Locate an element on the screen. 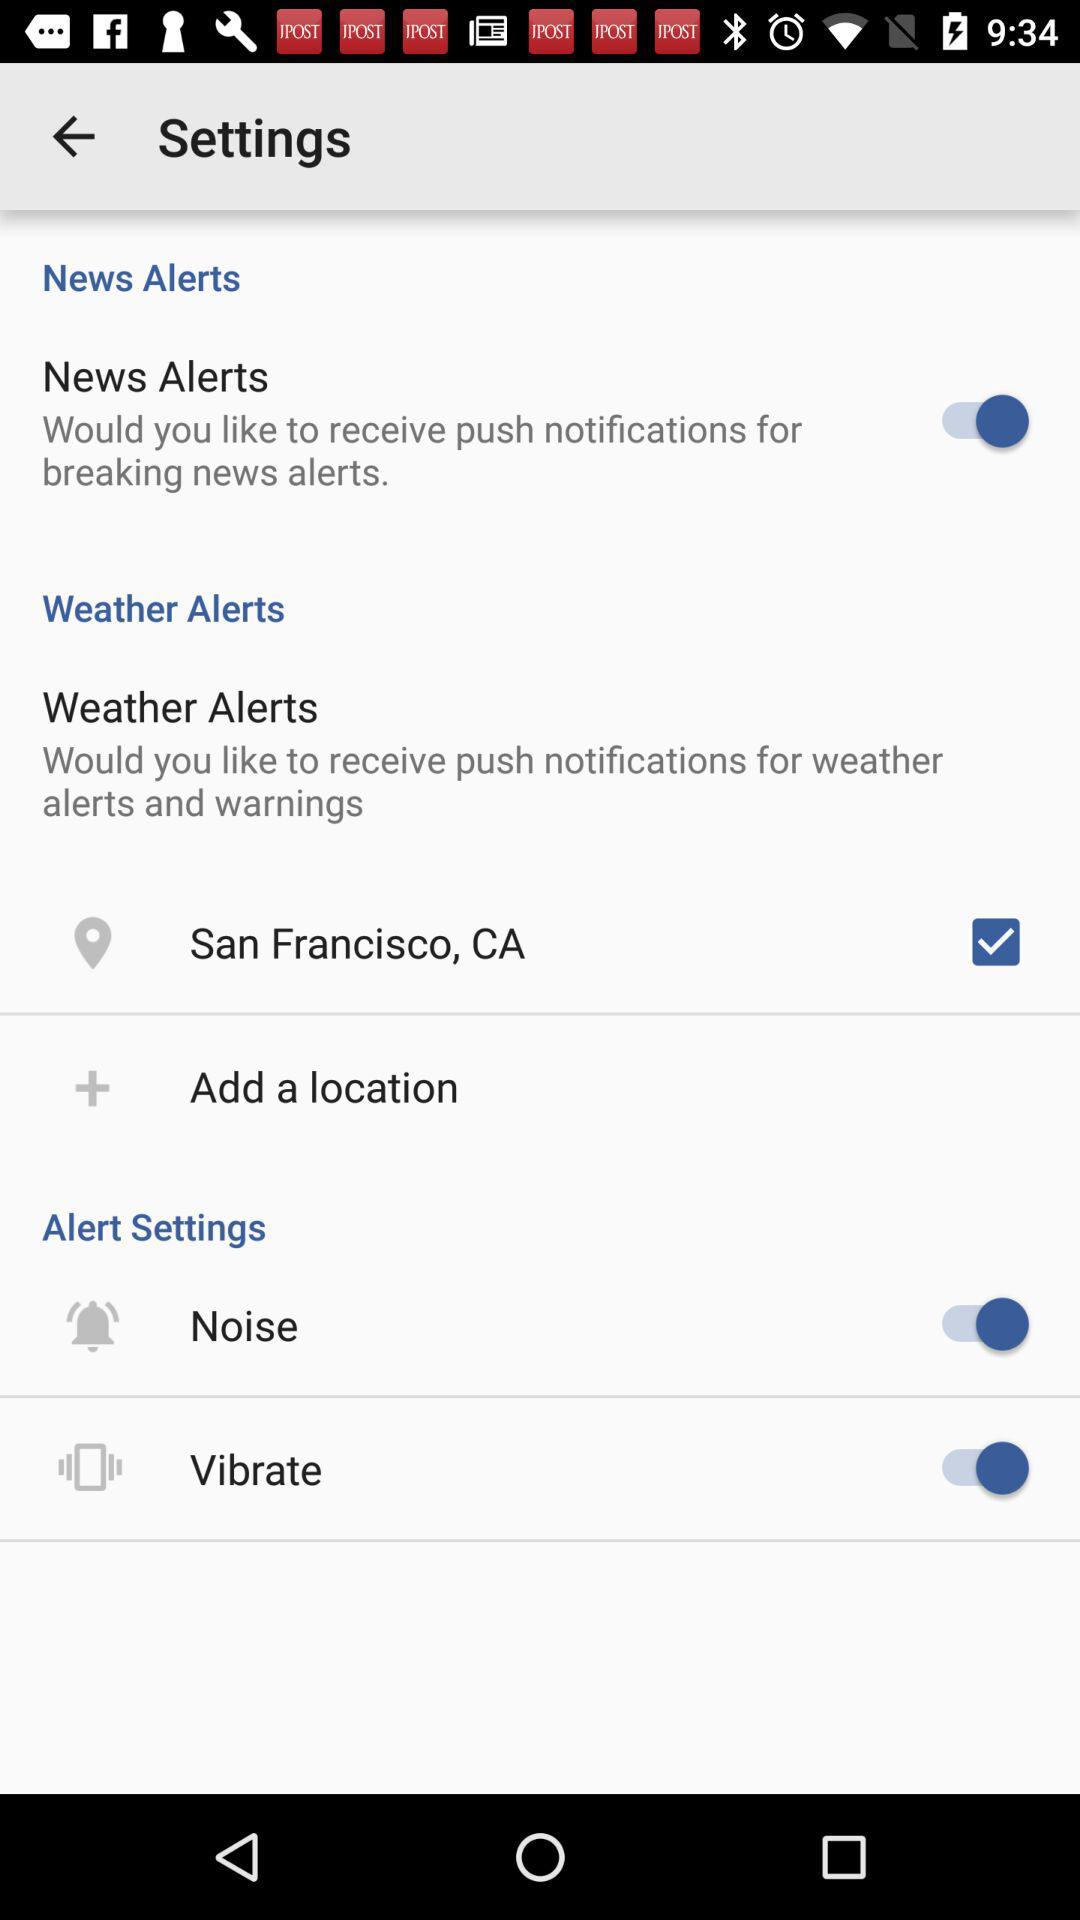 Image resolution: width=1080 pixels, height=1920 pixels. app next to settings  icon is located at coordinates (72, 135).